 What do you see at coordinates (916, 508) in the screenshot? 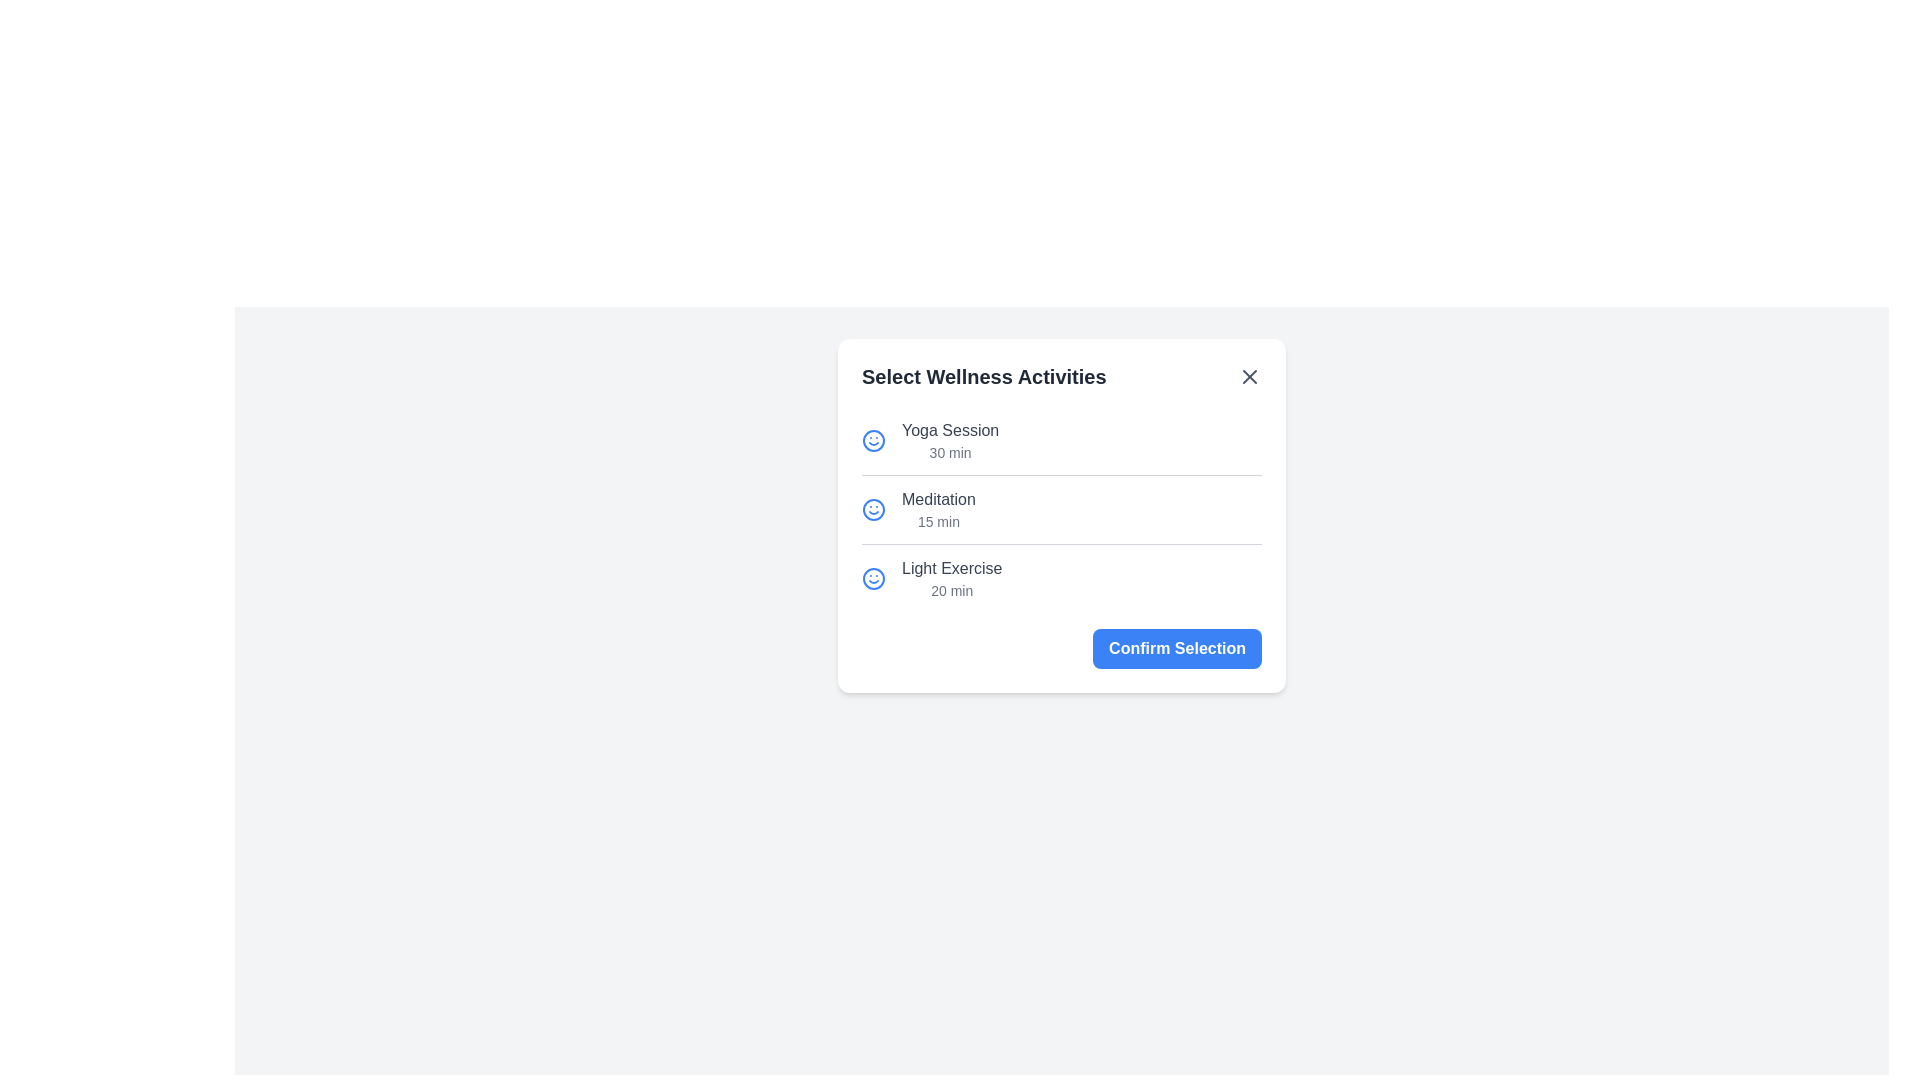
I see `the activity item Meditation` at bounding box center [916, 508].